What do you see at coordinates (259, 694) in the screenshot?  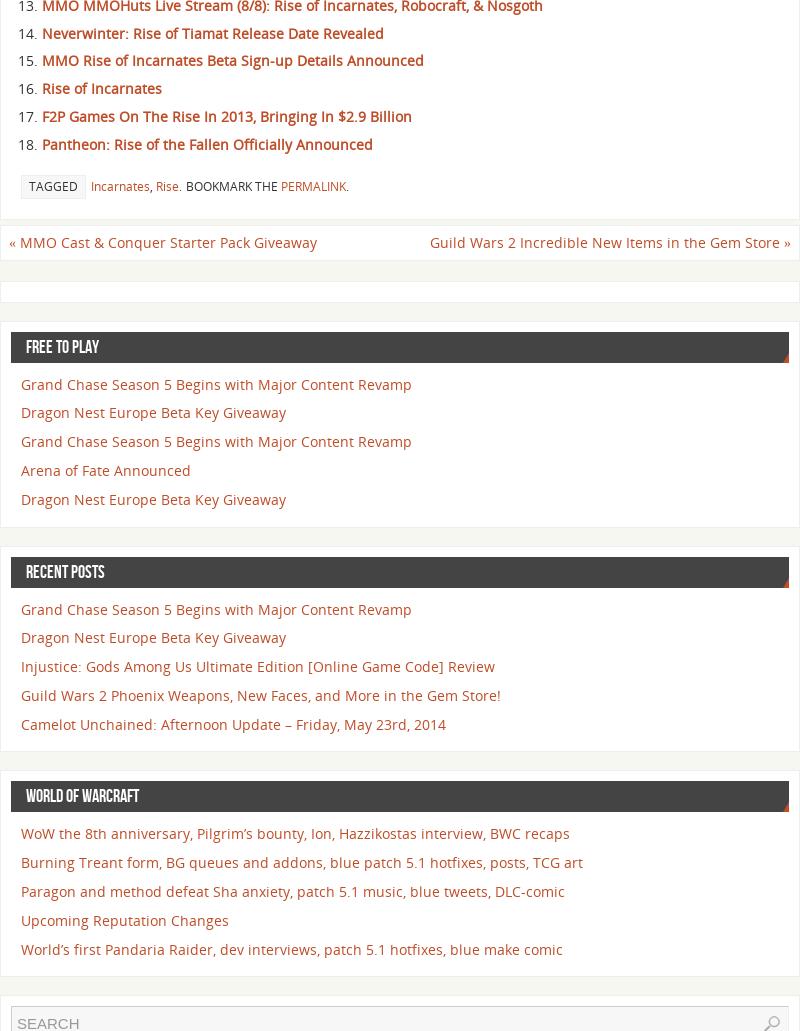 I see `'Guild Wars 2 Phoenix Weapons, New Faces, and More in the Gem Store!'` at bounding box center [259, 694].